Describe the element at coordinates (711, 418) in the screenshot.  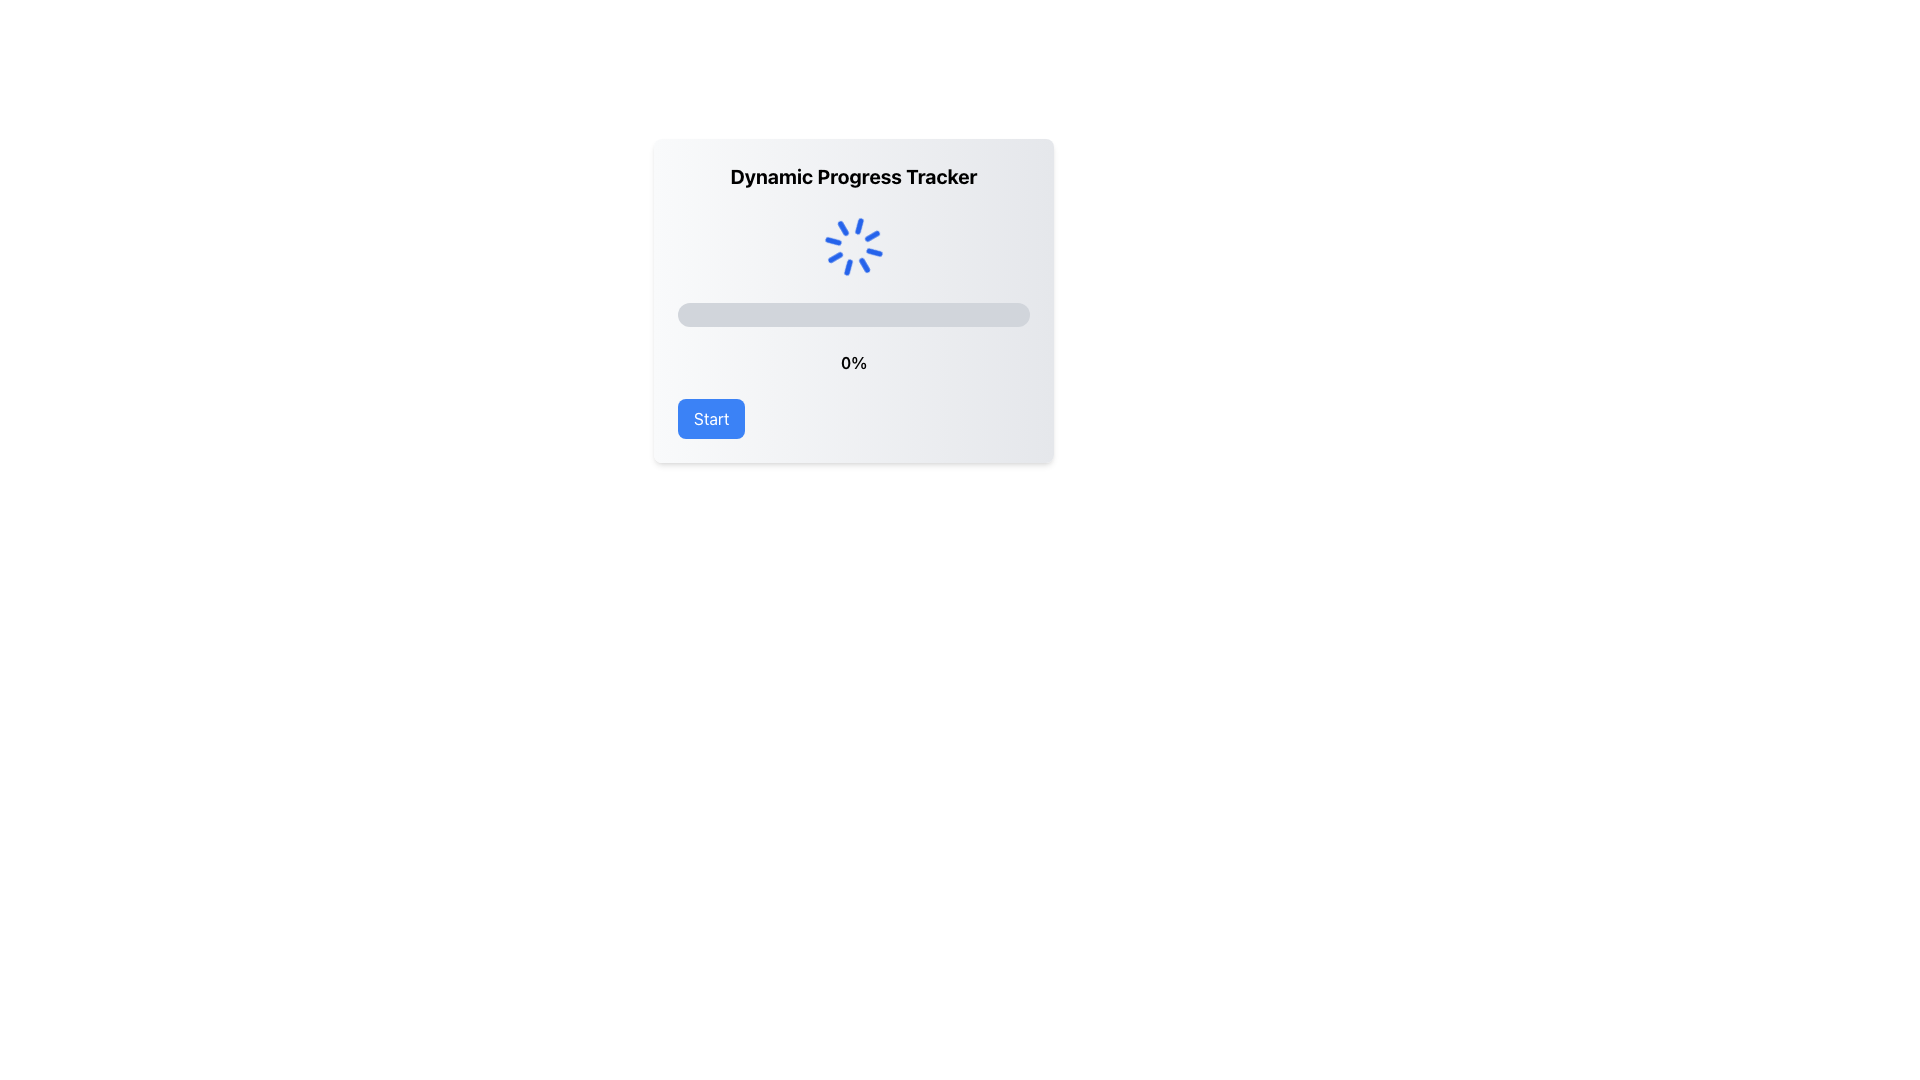
I see `the 'Start' button, which is a rectangular button with rounded corners and a blue background, located at the bottom-left corner of the 'Dynamic Progress Tracker' card interface` at that location.